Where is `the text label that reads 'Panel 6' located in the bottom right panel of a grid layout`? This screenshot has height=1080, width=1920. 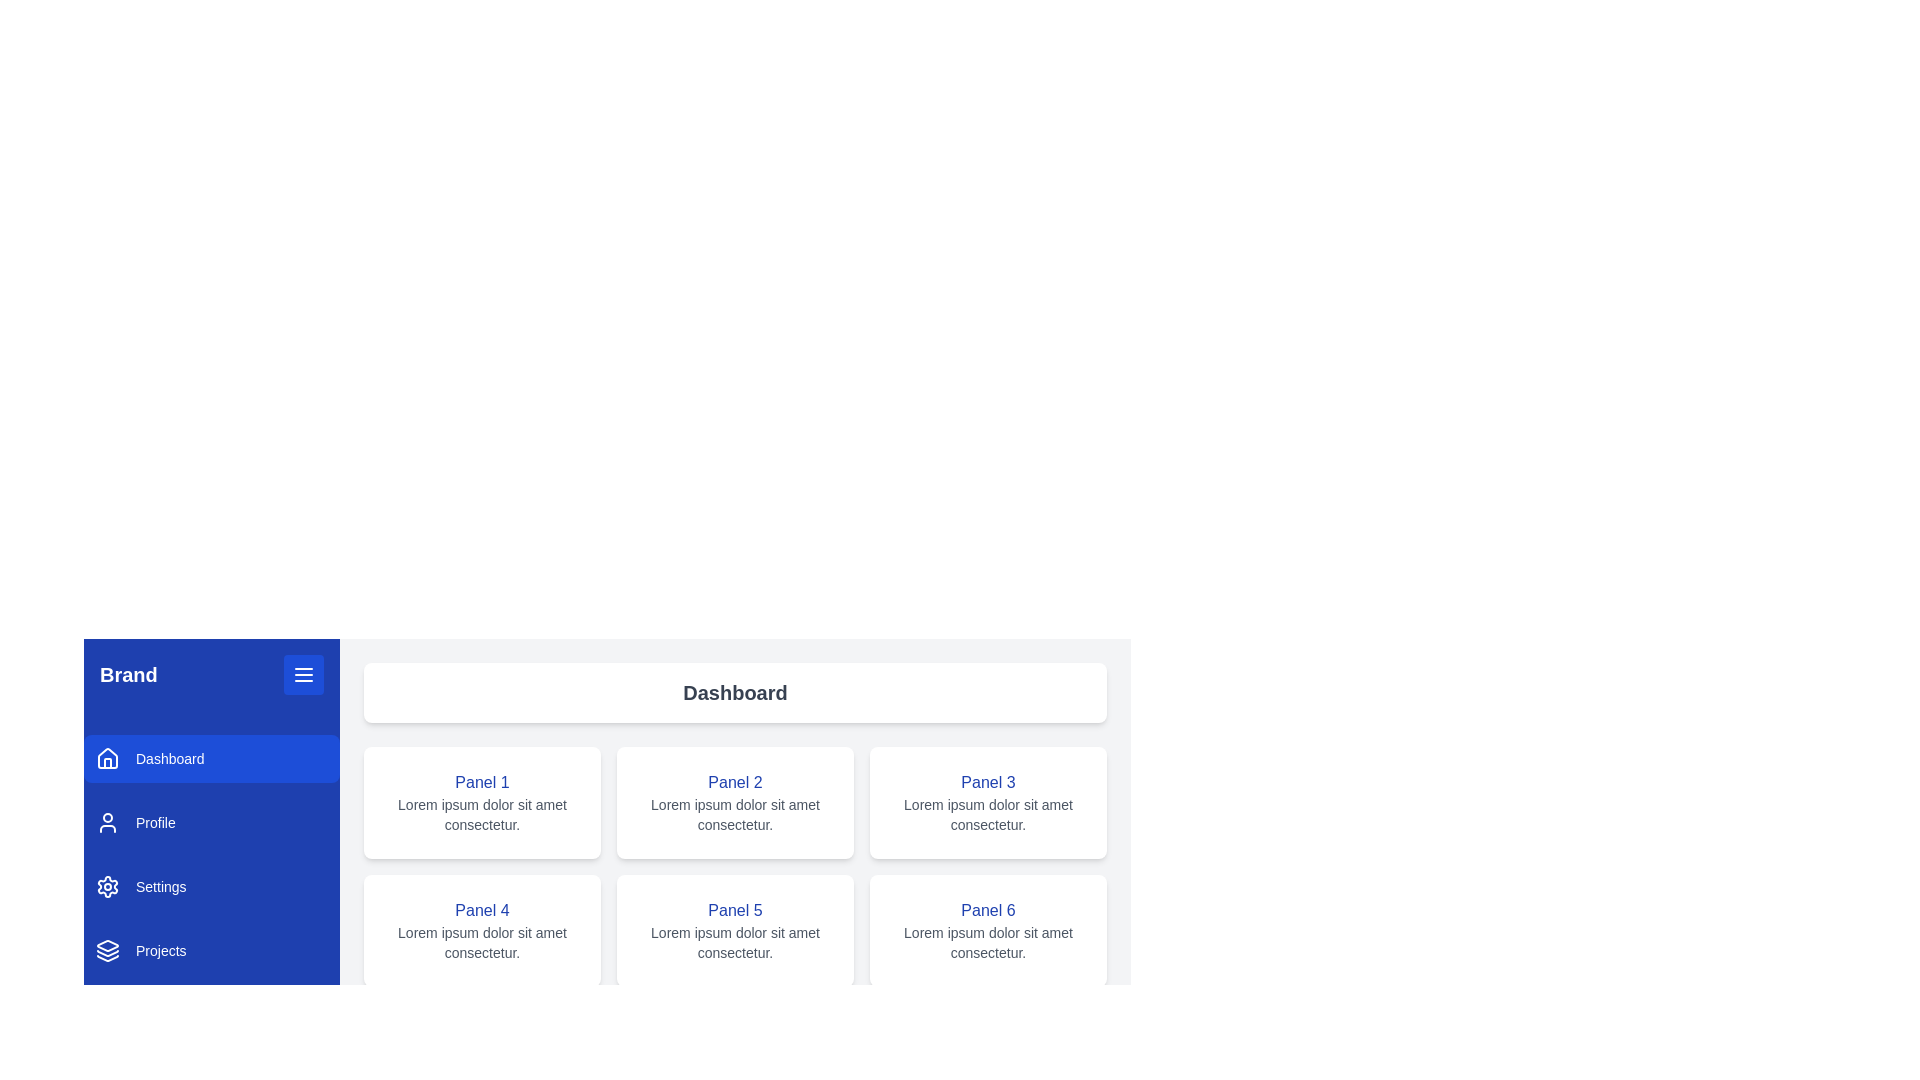
the text label that reads 'Panel 6' located in the bottom right panel of a grid layout is located at coordinates (988, 910).